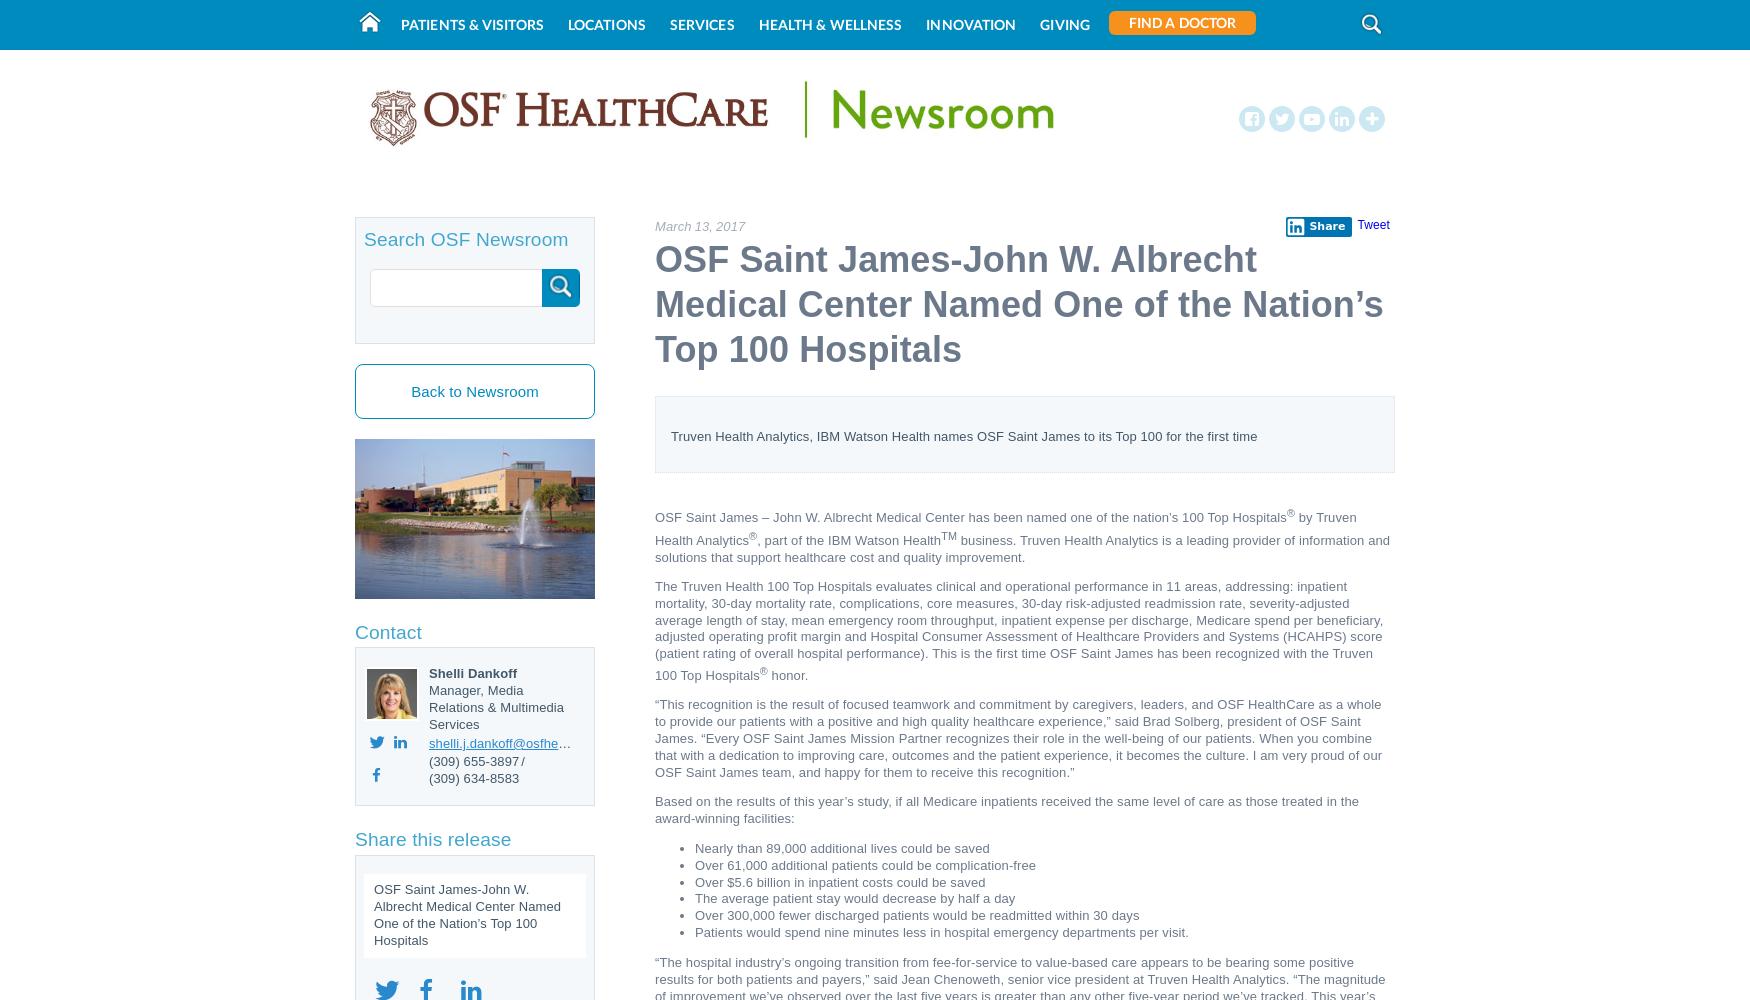  I want to click on '“This recognition is the result of focused teamwork and commitment by caregivers, leaders, and OSF HealthCare as a whole to provide our patients with a positive and high quality healthcare experience,” said Brad Solberg, president of OSF Saint James. “Every OSF Saint James Mission Partner recognizes their role in the well-being of our patients. When you combine that with a dedication to improving care, outcomes and the patient experience, it becomes the culture. I am very proud of our OSF Saint James team, and happy for them to receive this recognition.”', so click(1017, 737).